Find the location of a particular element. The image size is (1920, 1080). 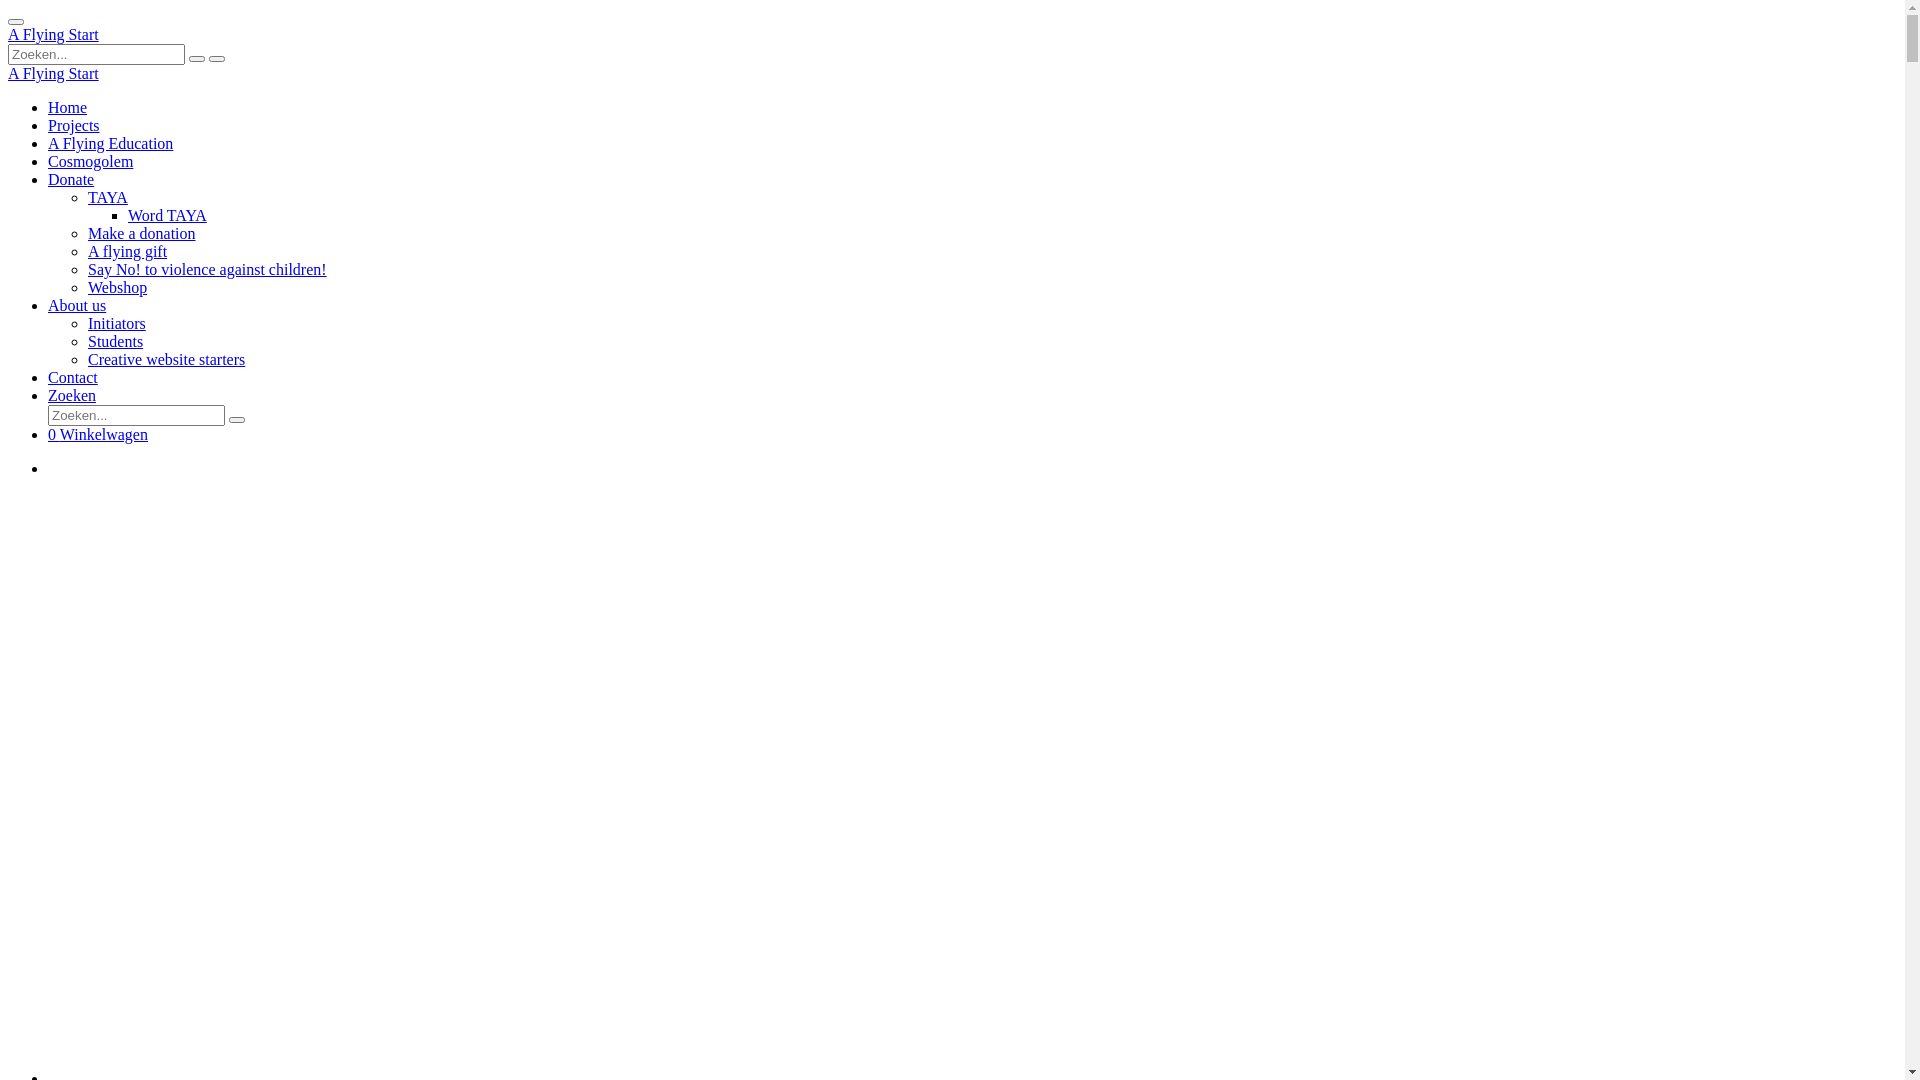

'Say No! to violence against children!' is located at coordinates (207, 268).